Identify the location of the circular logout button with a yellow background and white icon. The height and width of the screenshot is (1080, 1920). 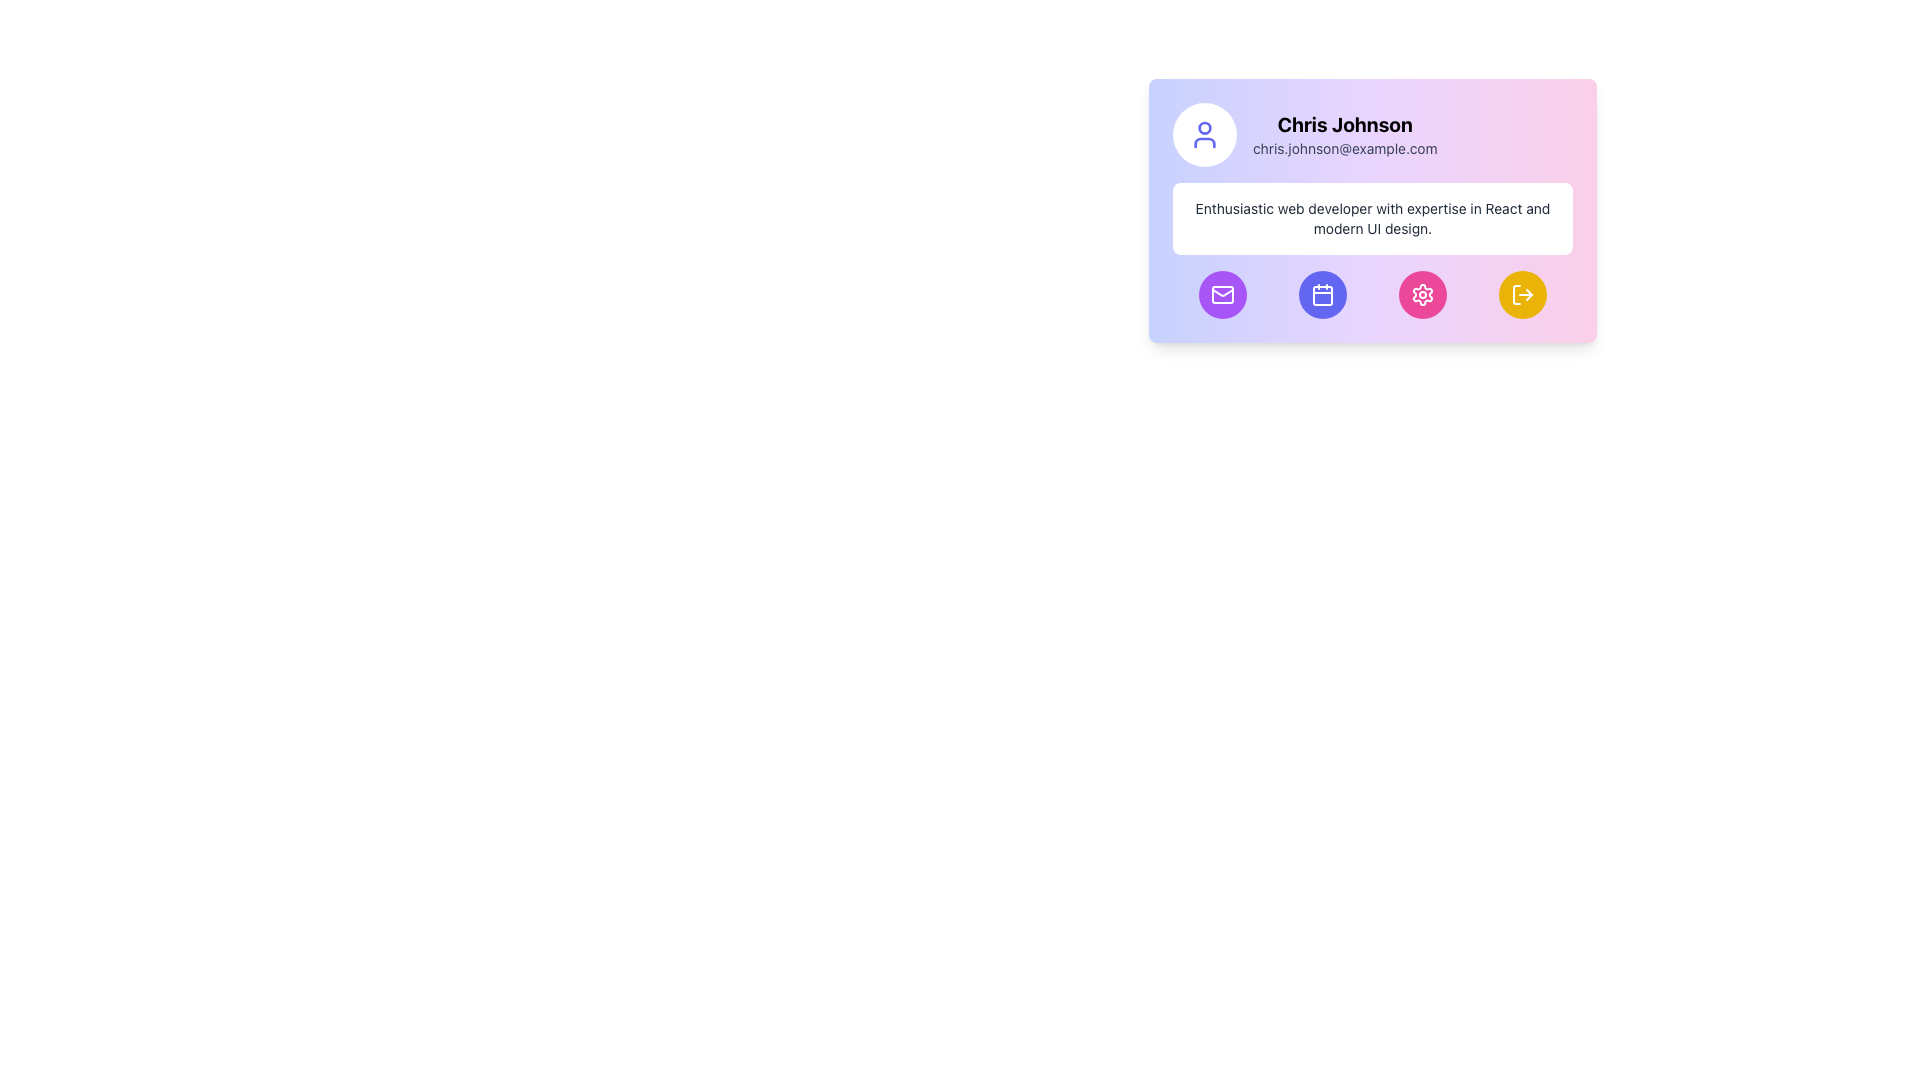
(1521, 294).